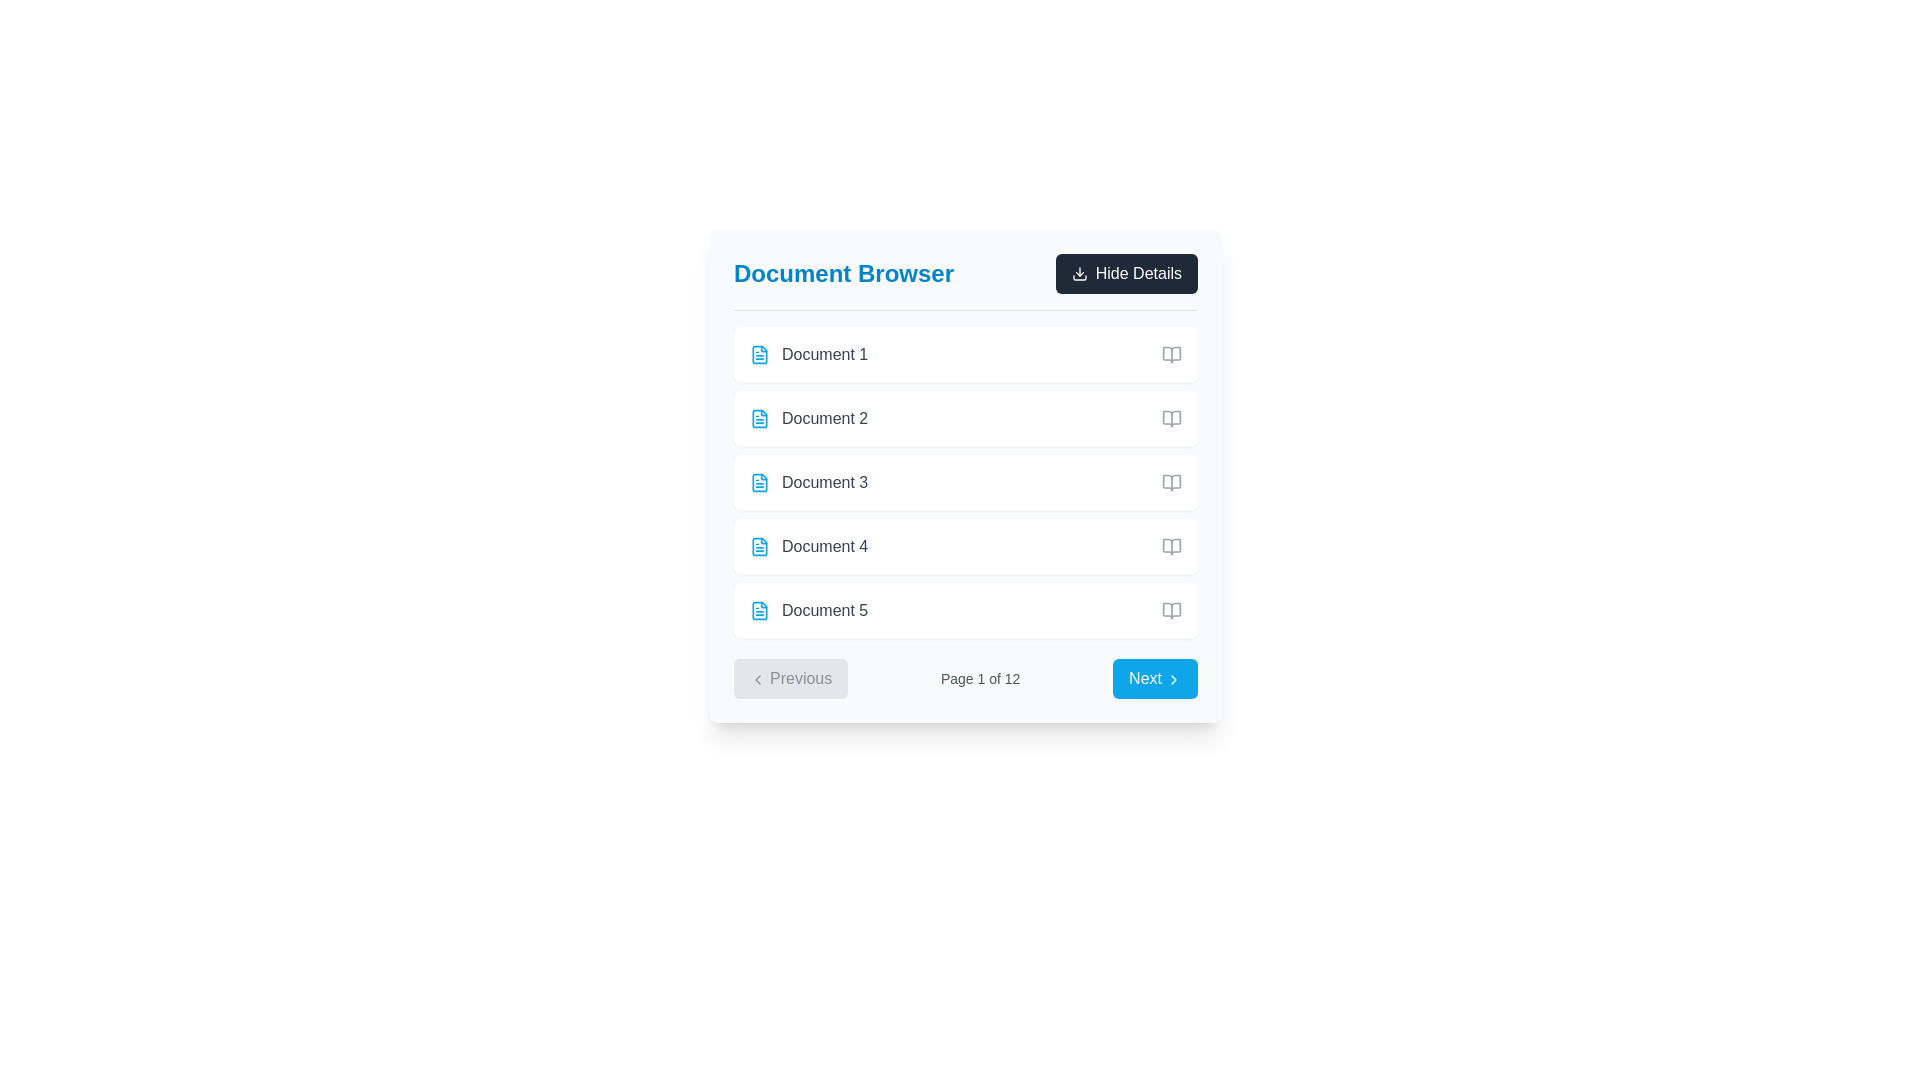 This screenshot has height=1080, width=1920. I want to click on the open book icon located on the right side of the row associated with 'Document 4', so click(1171, 547).